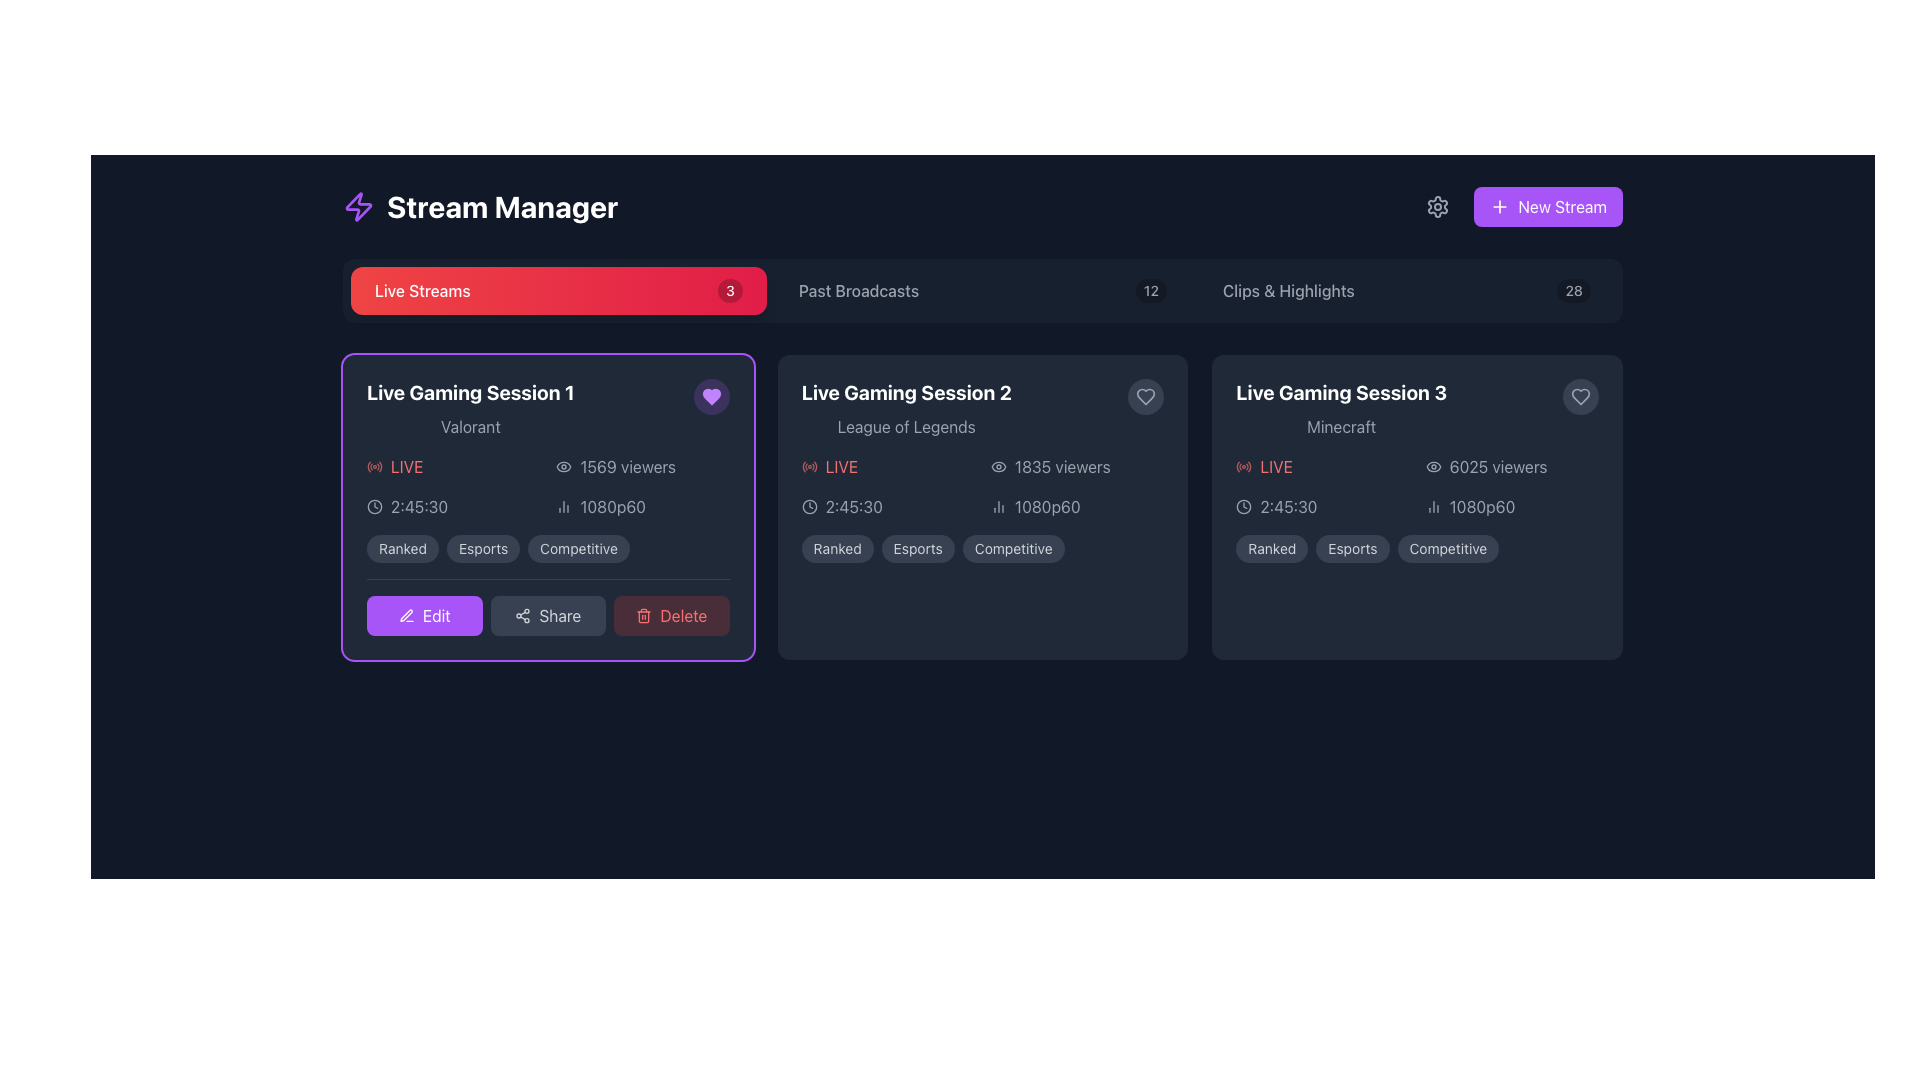 The image size is (1920, 1080). What do you see at coordinates (983, 478) in the screenshot?
I see `specific components within the Informational card or panel that details the active live streaming session, located as the second card in a horizontally arranged list of live stream sessions` at bounding box center [983, 478].